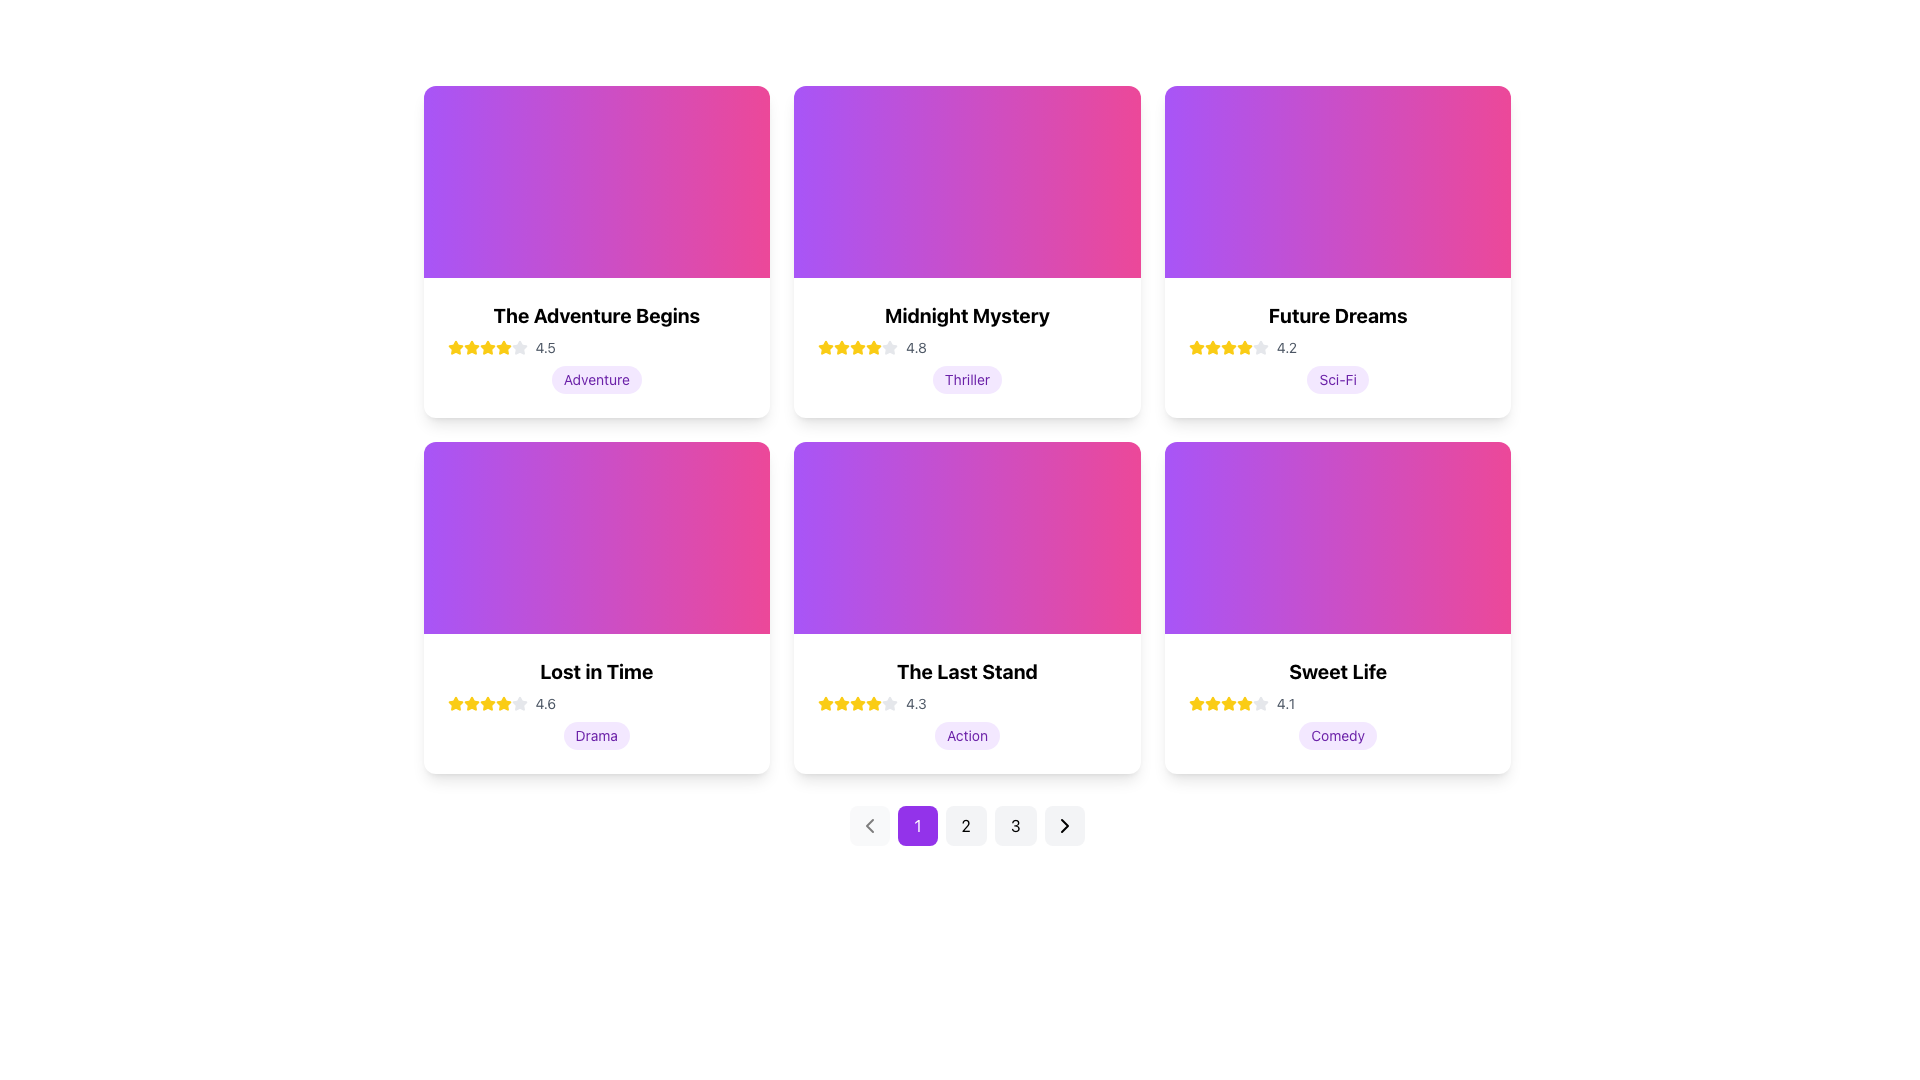 This screenshot has width=1920, height=1080. Describe the element at coordinates (1196, 703) in the screenshot. I see `the first yellow star icon in the rating system for the movie 'Sweet Life', which represents a 4.1 rating` at that location.